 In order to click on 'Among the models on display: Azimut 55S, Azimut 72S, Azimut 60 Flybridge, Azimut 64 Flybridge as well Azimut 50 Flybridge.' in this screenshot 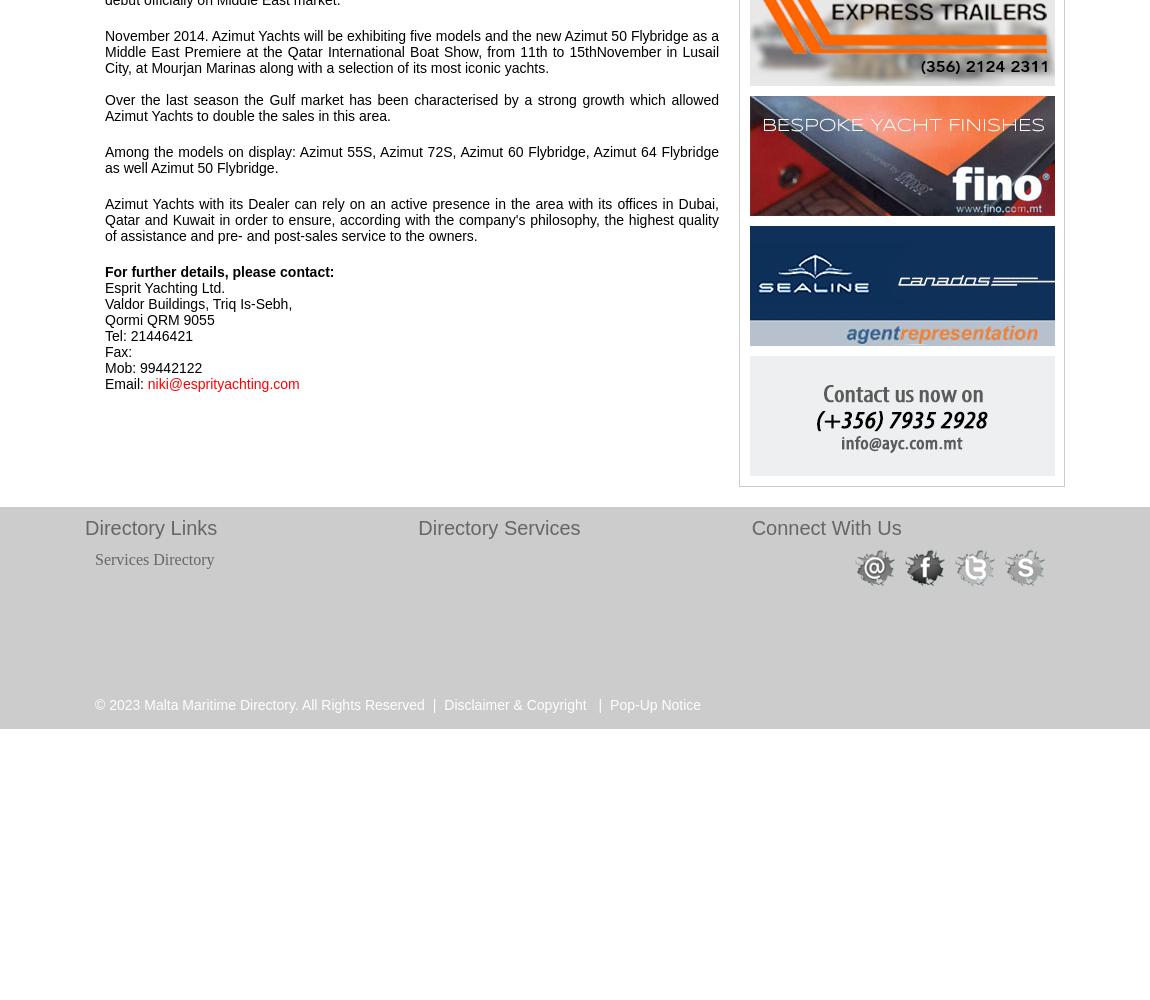, I will do `click(412, 160)`.